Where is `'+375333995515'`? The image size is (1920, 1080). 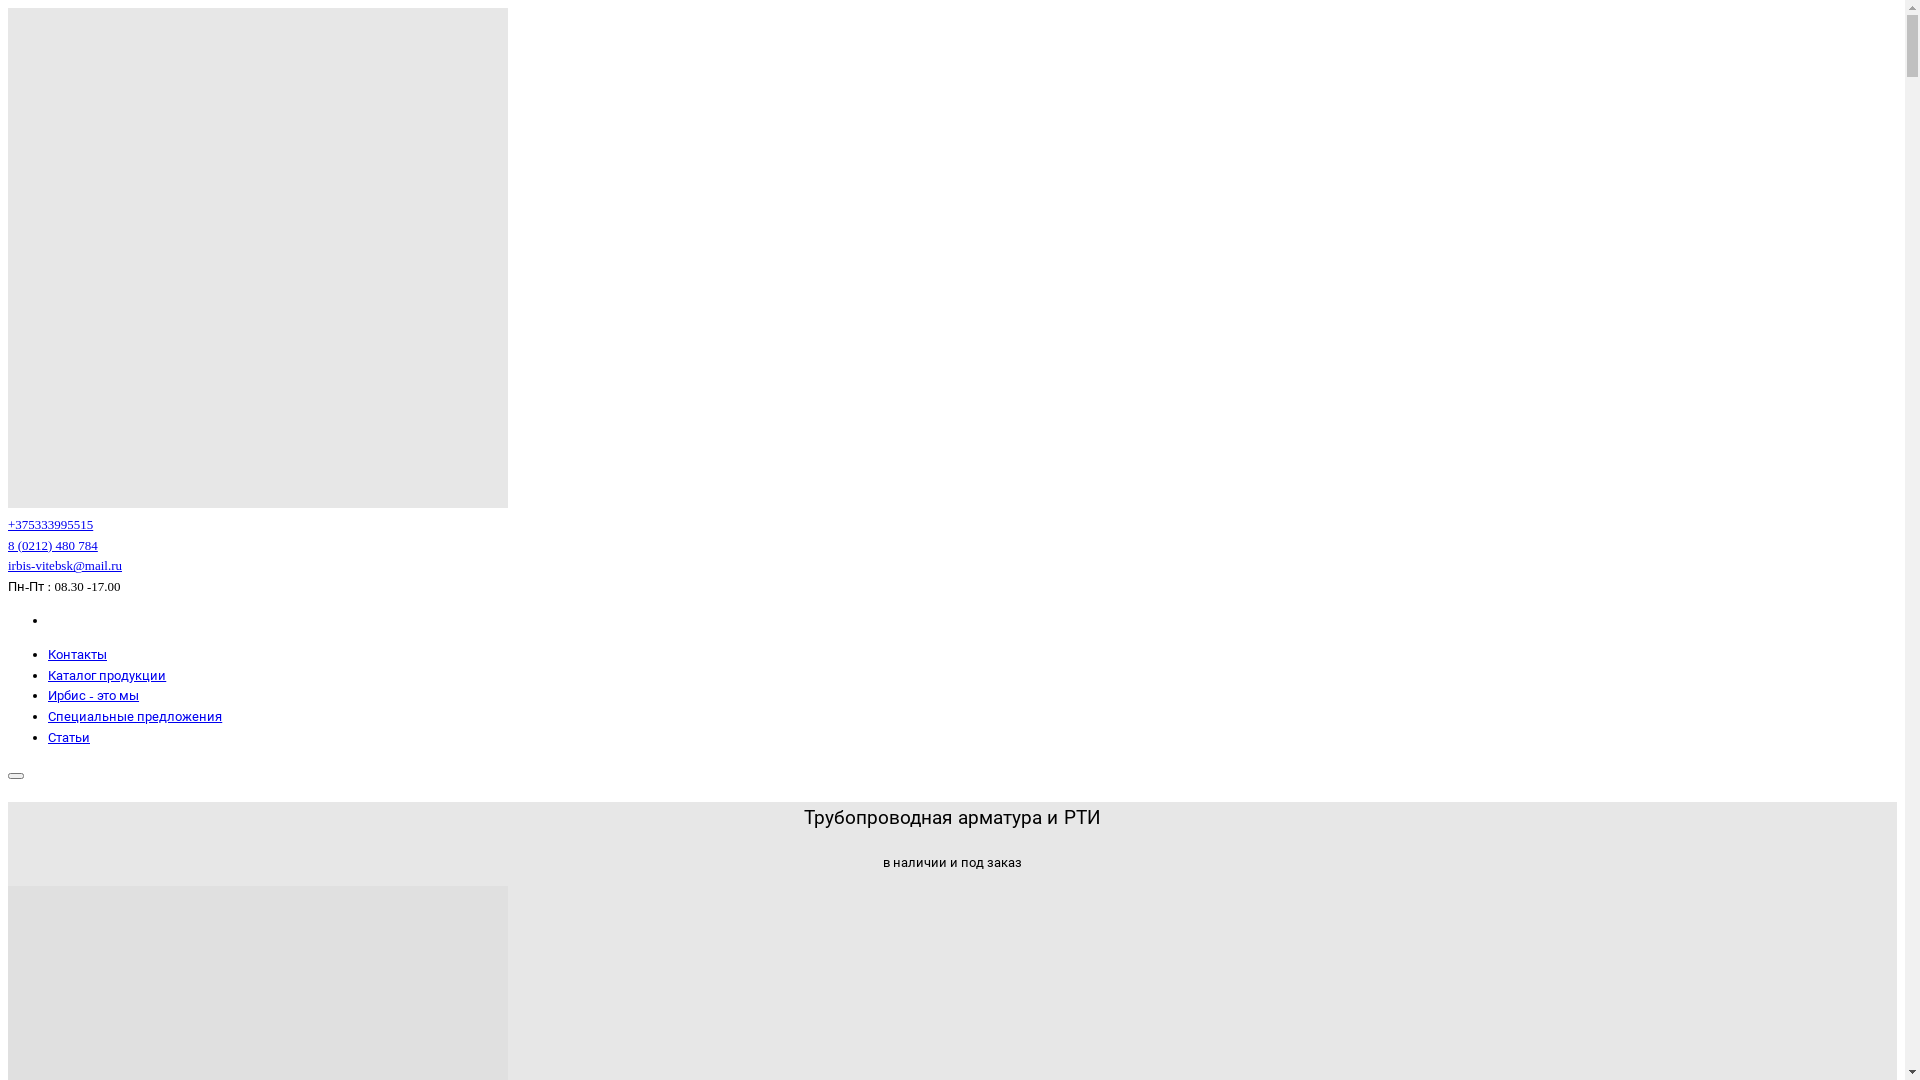 '+375333995515' is located at coordinates (50, 523).